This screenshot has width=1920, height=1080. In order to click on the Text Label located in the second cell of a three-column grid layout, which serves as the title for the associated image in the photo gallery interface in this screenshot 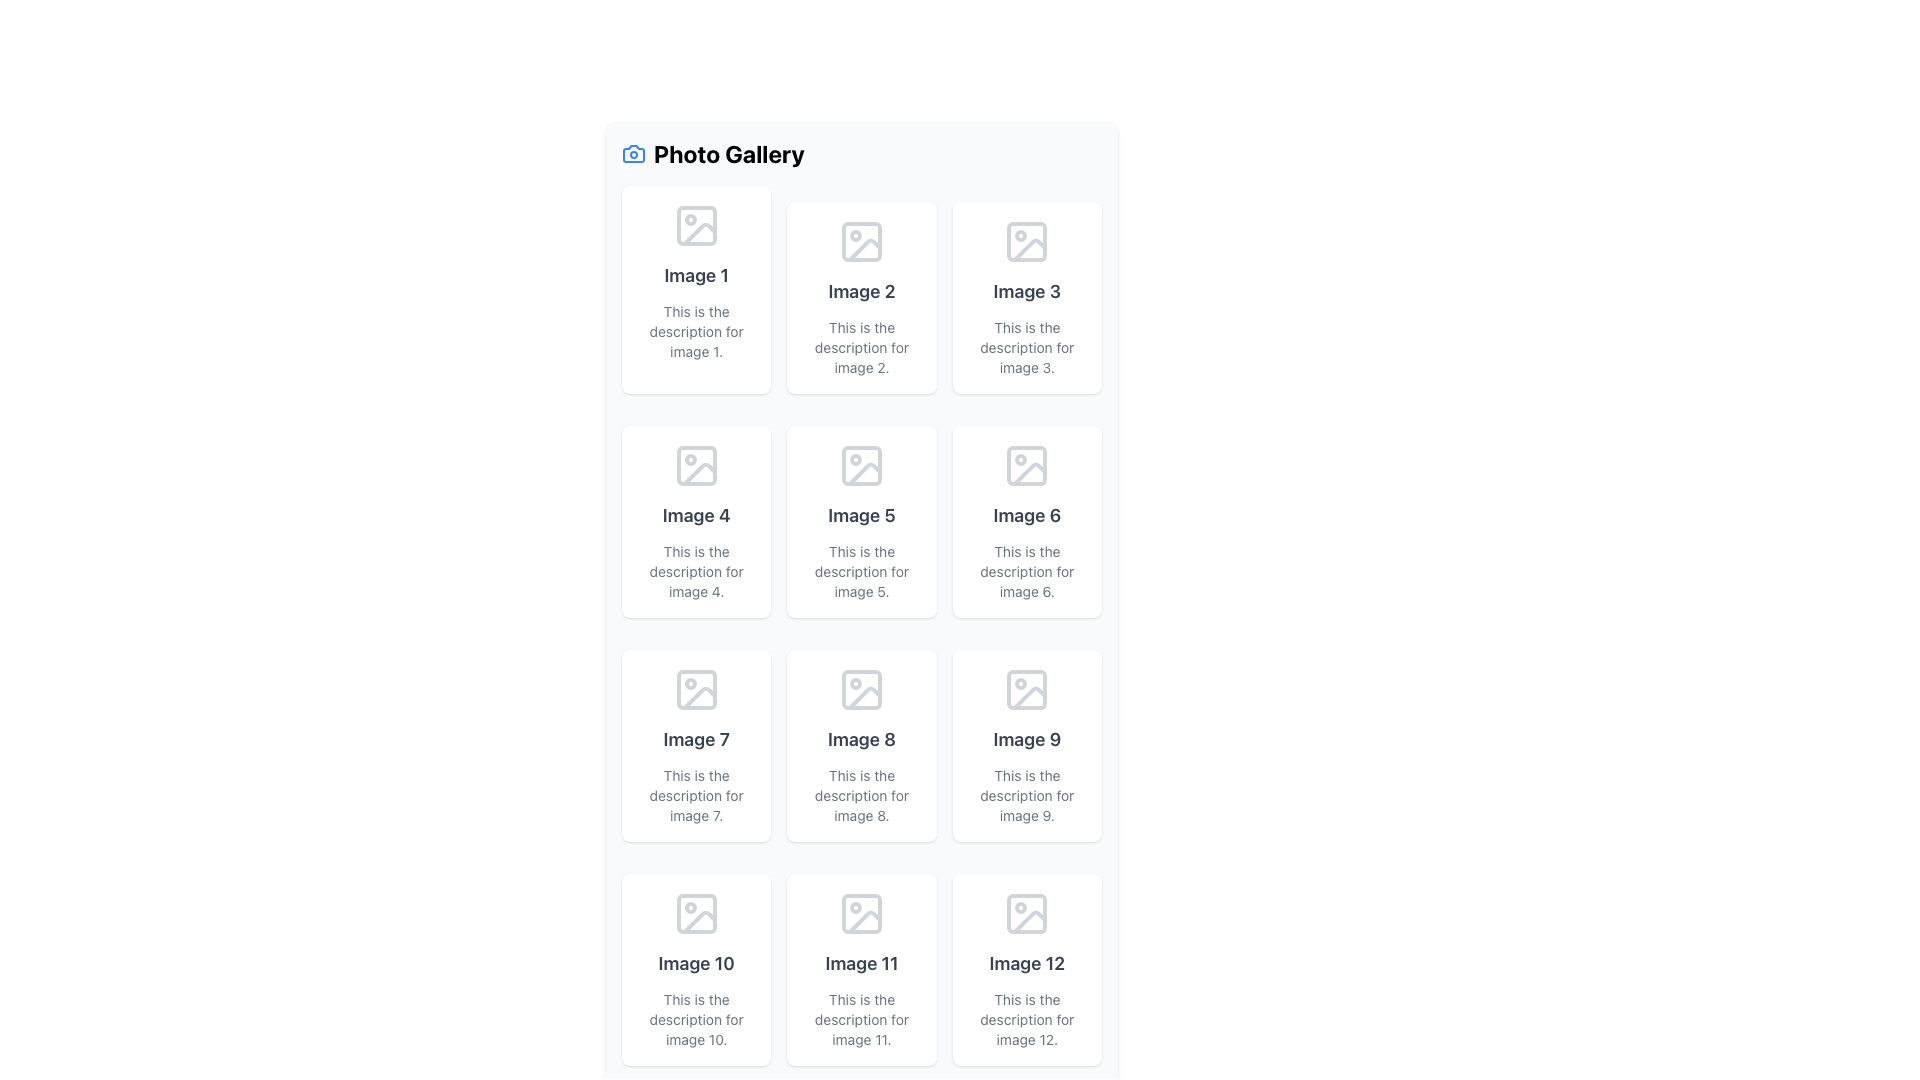, I will do `click(861, 292)`.